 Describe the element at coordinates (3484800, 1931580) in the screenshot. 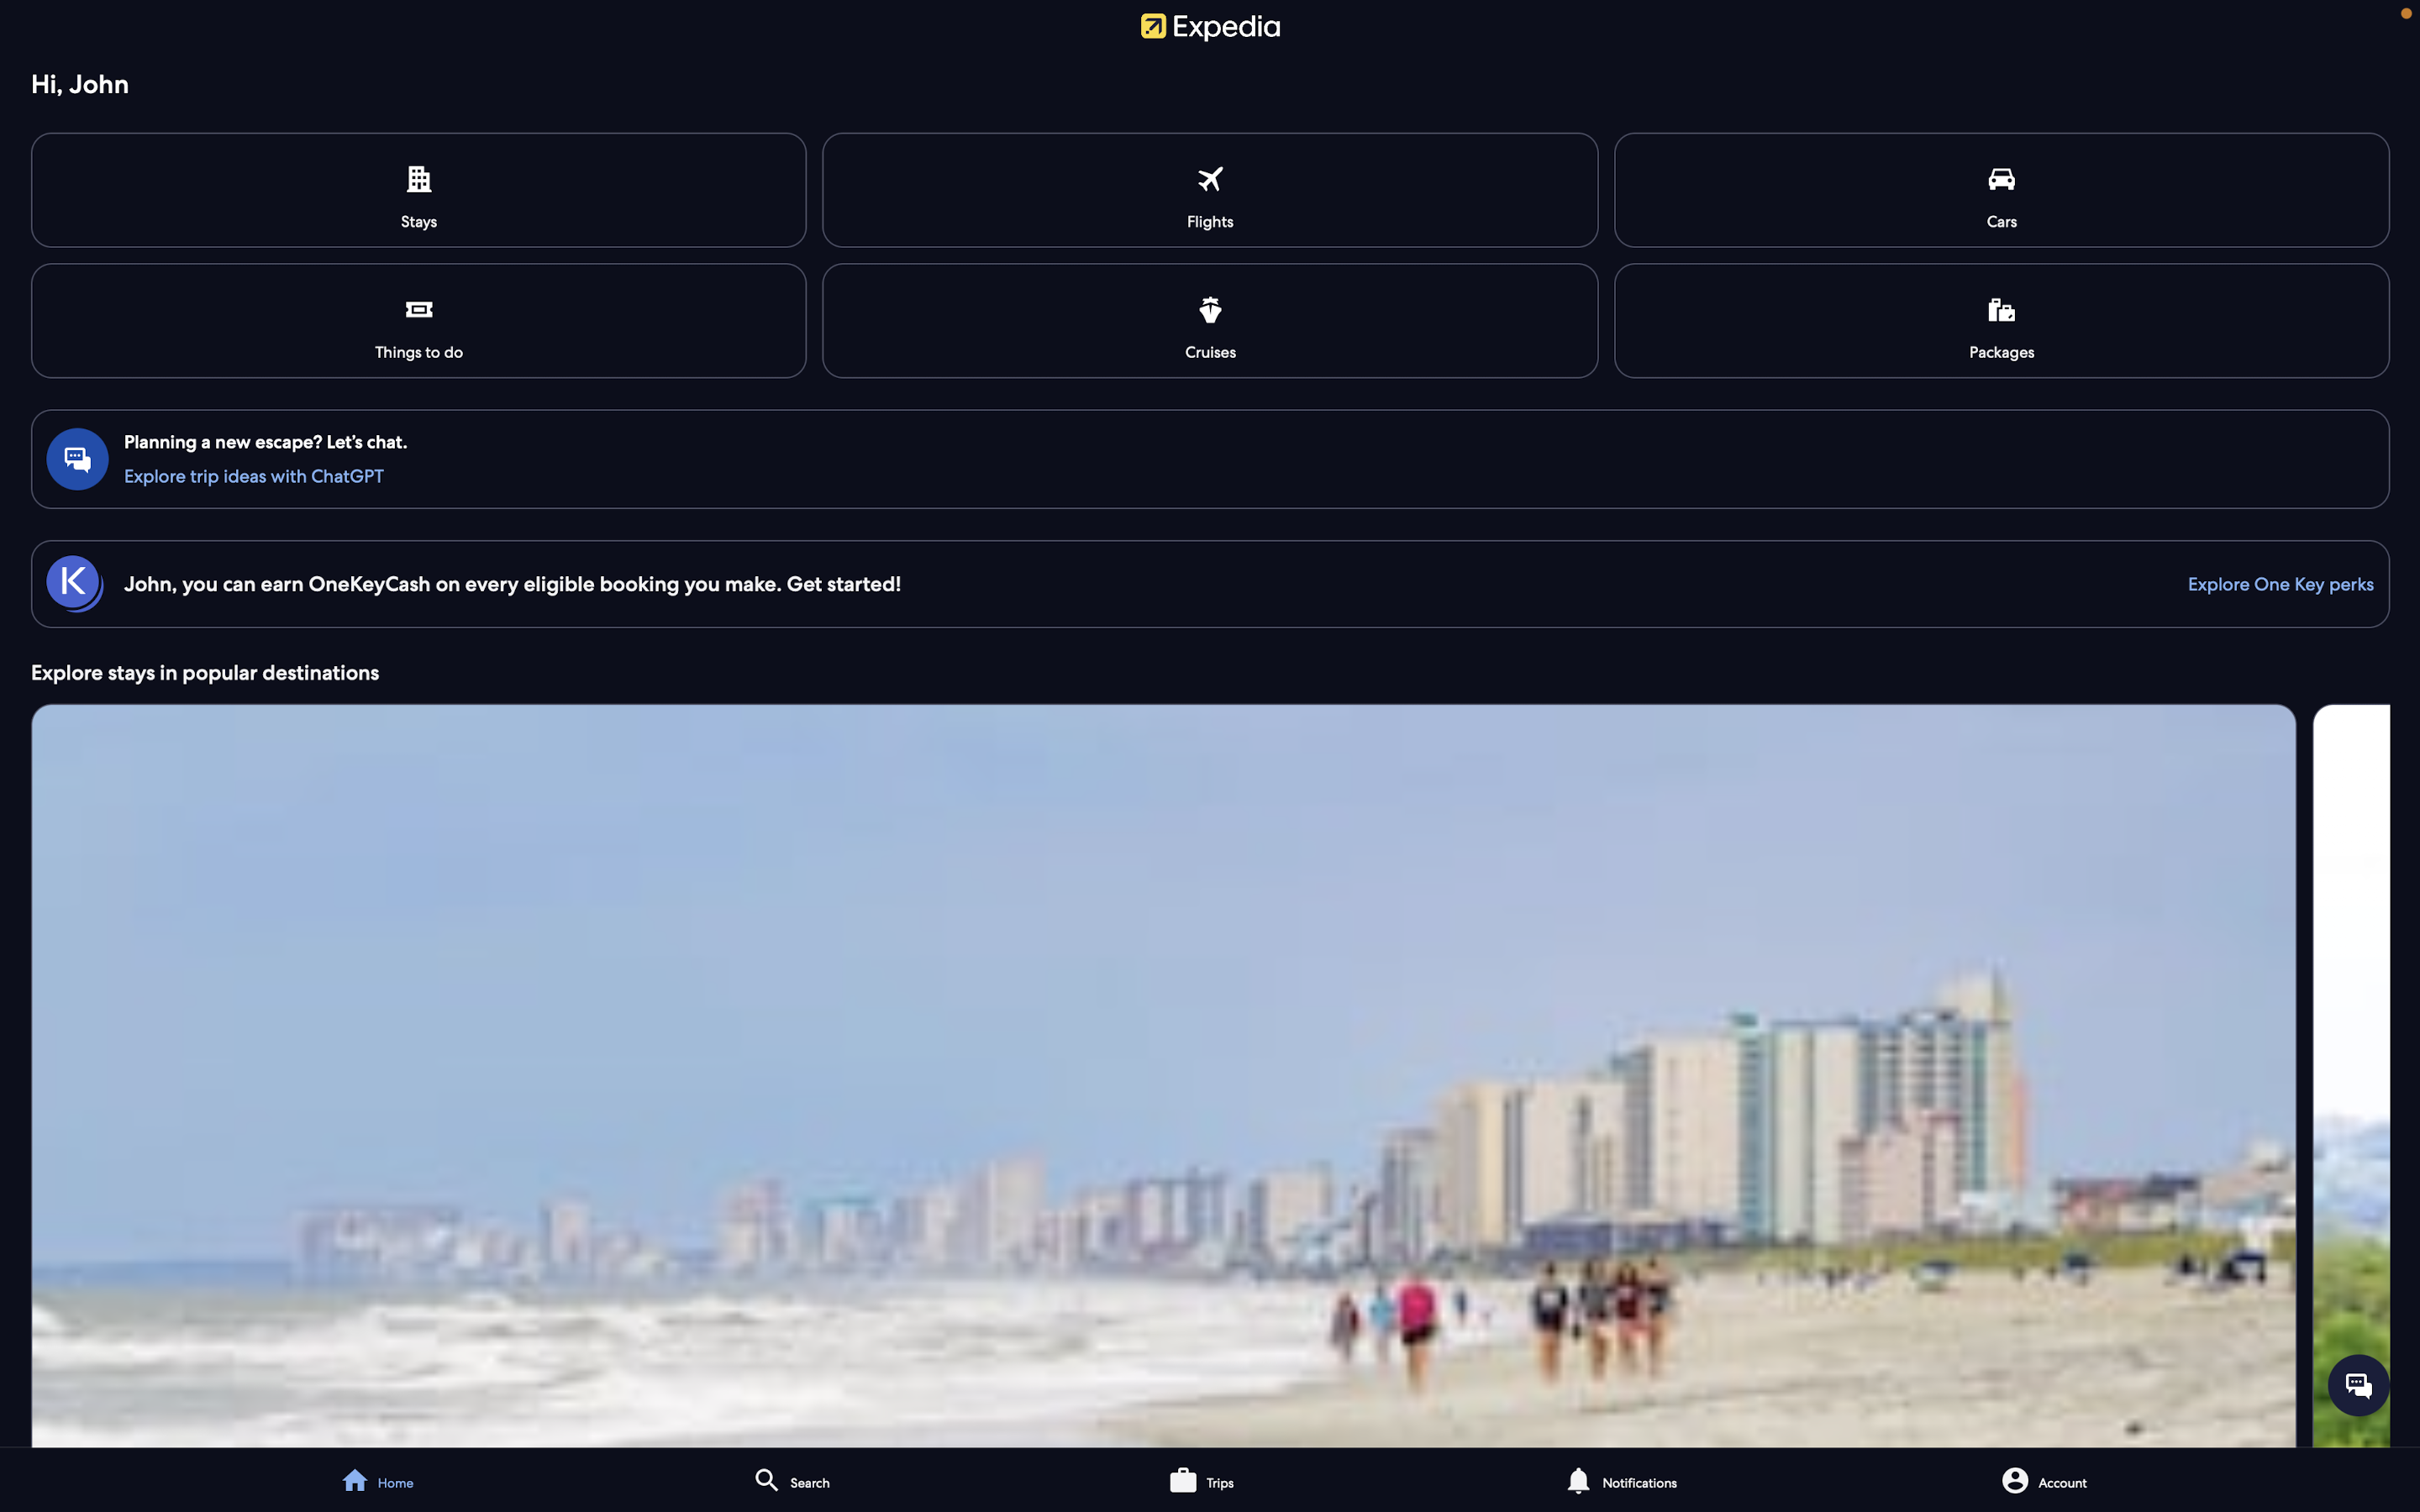

I see `Check popular destinations` at that location.